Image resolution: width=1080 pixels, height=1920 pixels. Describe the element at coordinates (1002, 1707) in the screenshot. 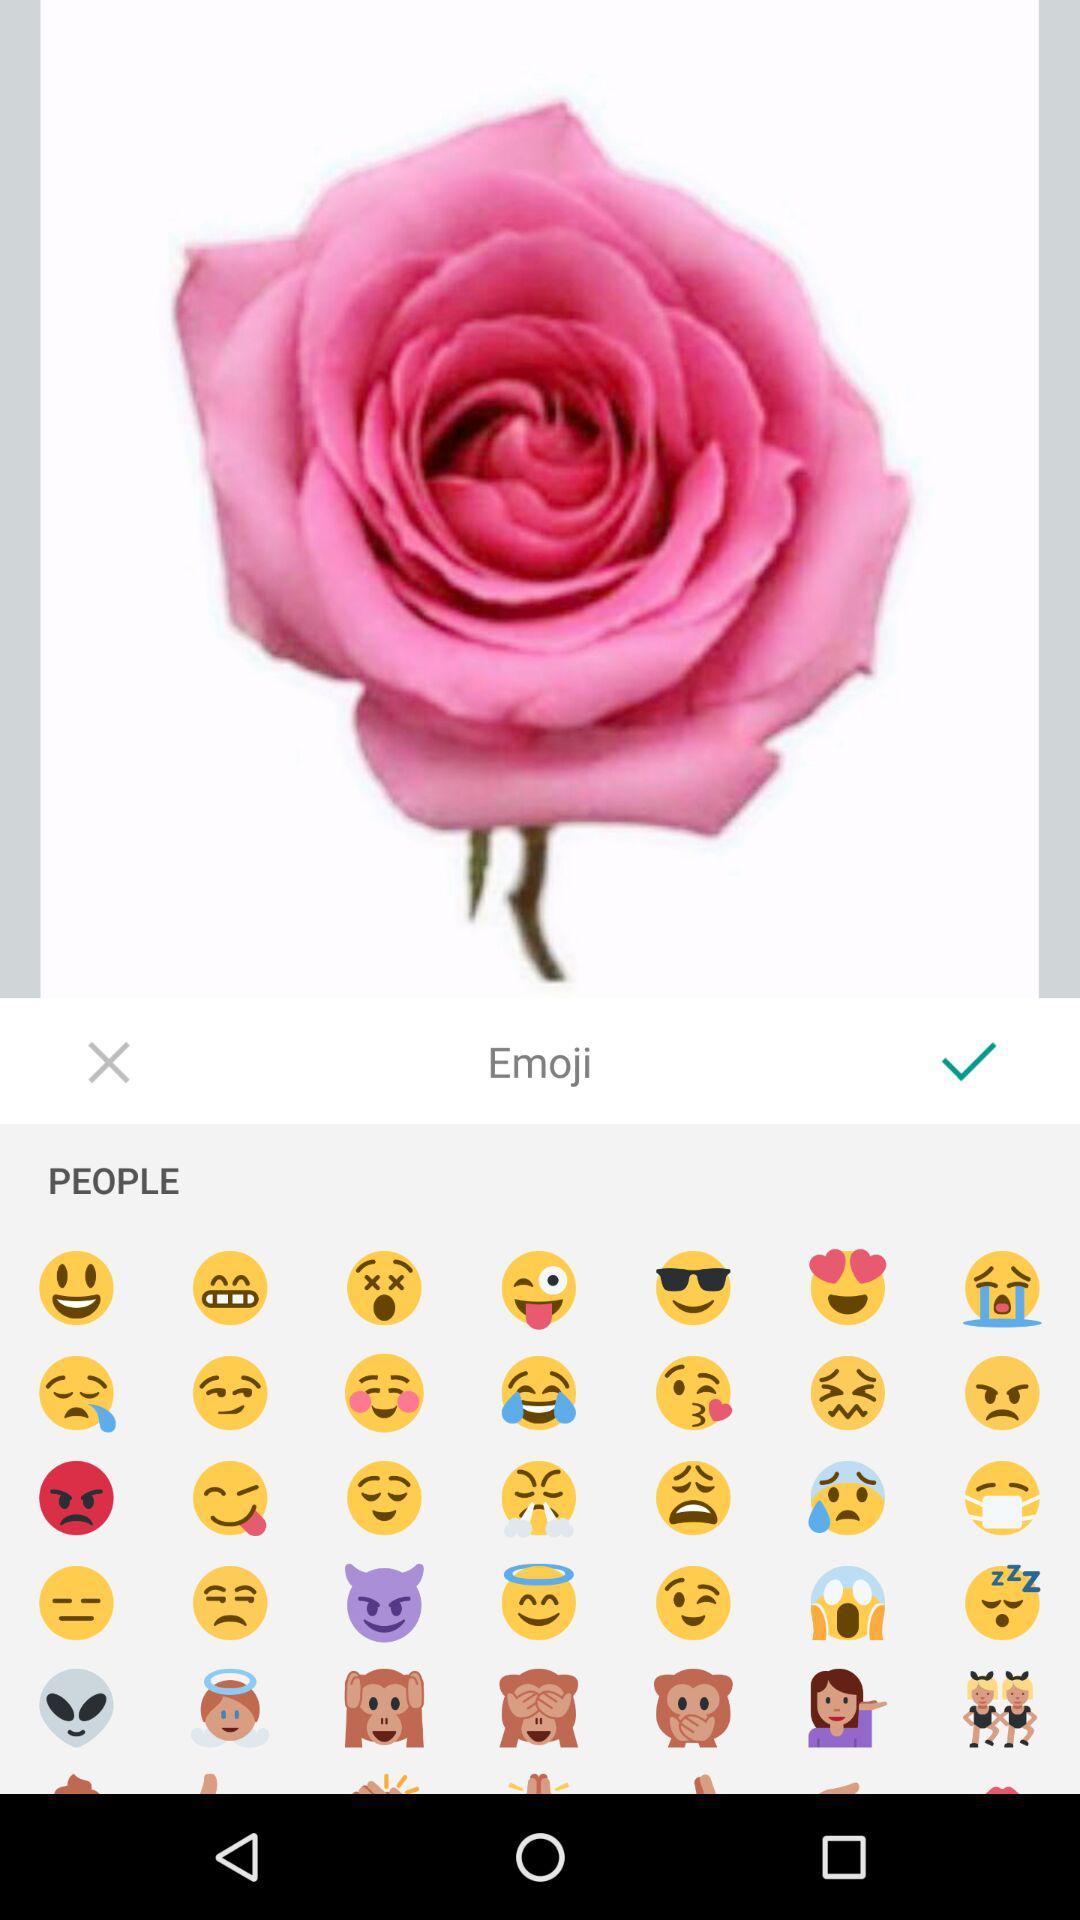

I see `two girls emoji` at that location.